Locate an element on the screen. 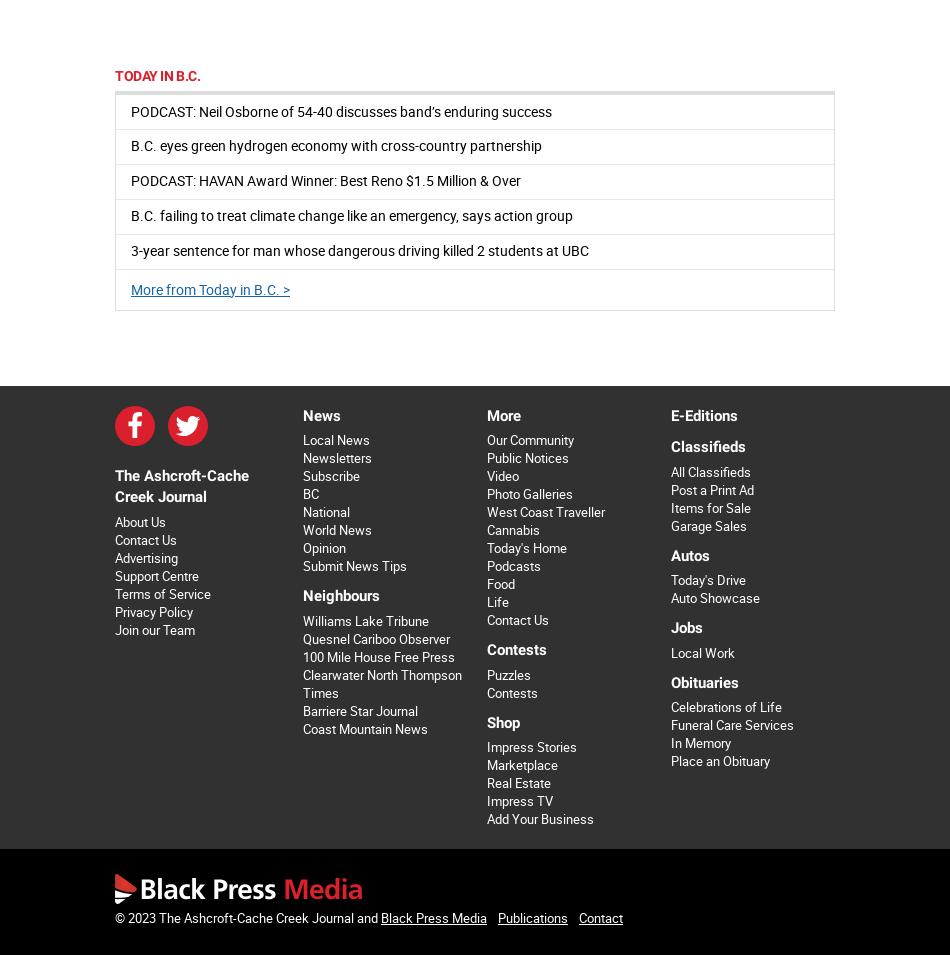 This screenshot has height=955, width=950. 'West Coast Traveller' is located at coordinates (545, 512).